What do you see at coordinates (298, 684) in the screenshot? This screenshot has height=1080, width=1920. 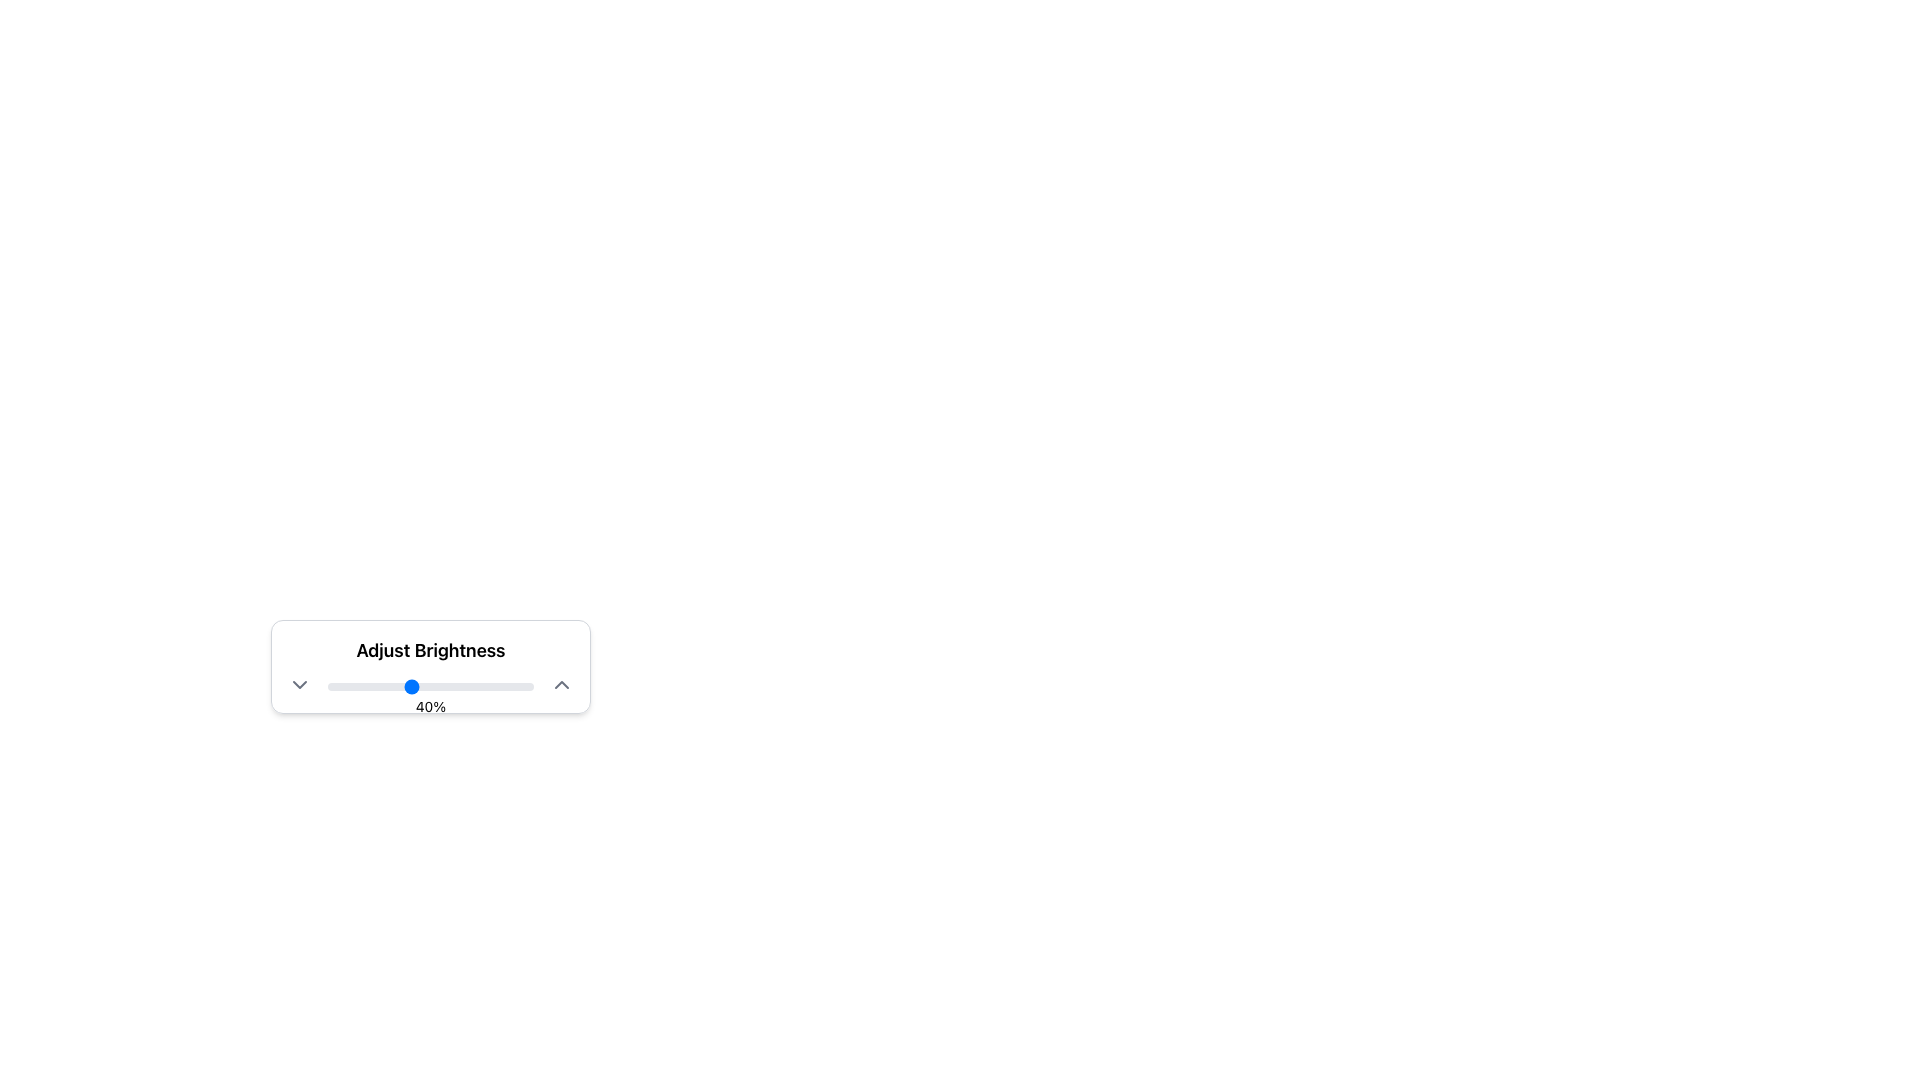 I see `the button located in the 'Adjust Brightness' interface on the far-left side` at bounding box center [298, 684].